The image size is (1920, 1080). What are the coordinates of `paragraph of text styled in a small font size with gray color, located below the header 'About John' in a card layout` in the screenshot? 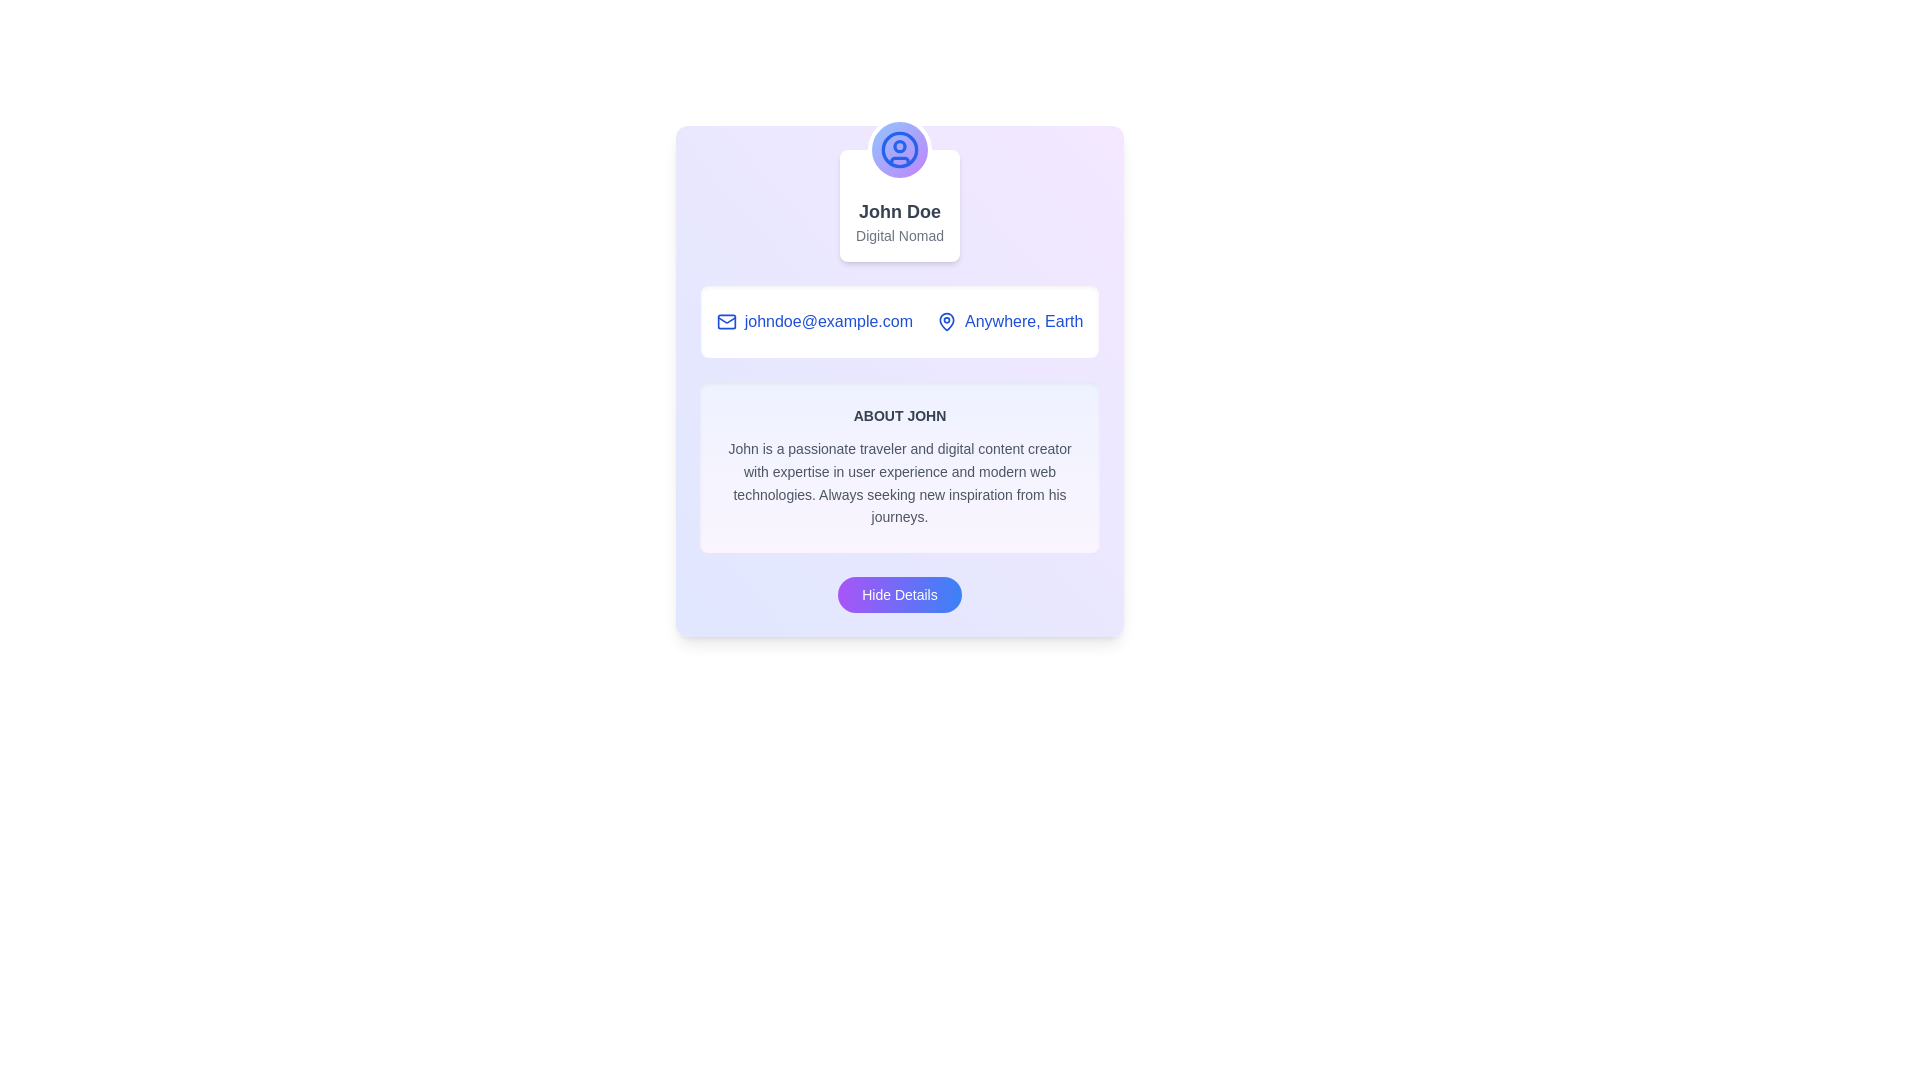 It's located at (899, 483).